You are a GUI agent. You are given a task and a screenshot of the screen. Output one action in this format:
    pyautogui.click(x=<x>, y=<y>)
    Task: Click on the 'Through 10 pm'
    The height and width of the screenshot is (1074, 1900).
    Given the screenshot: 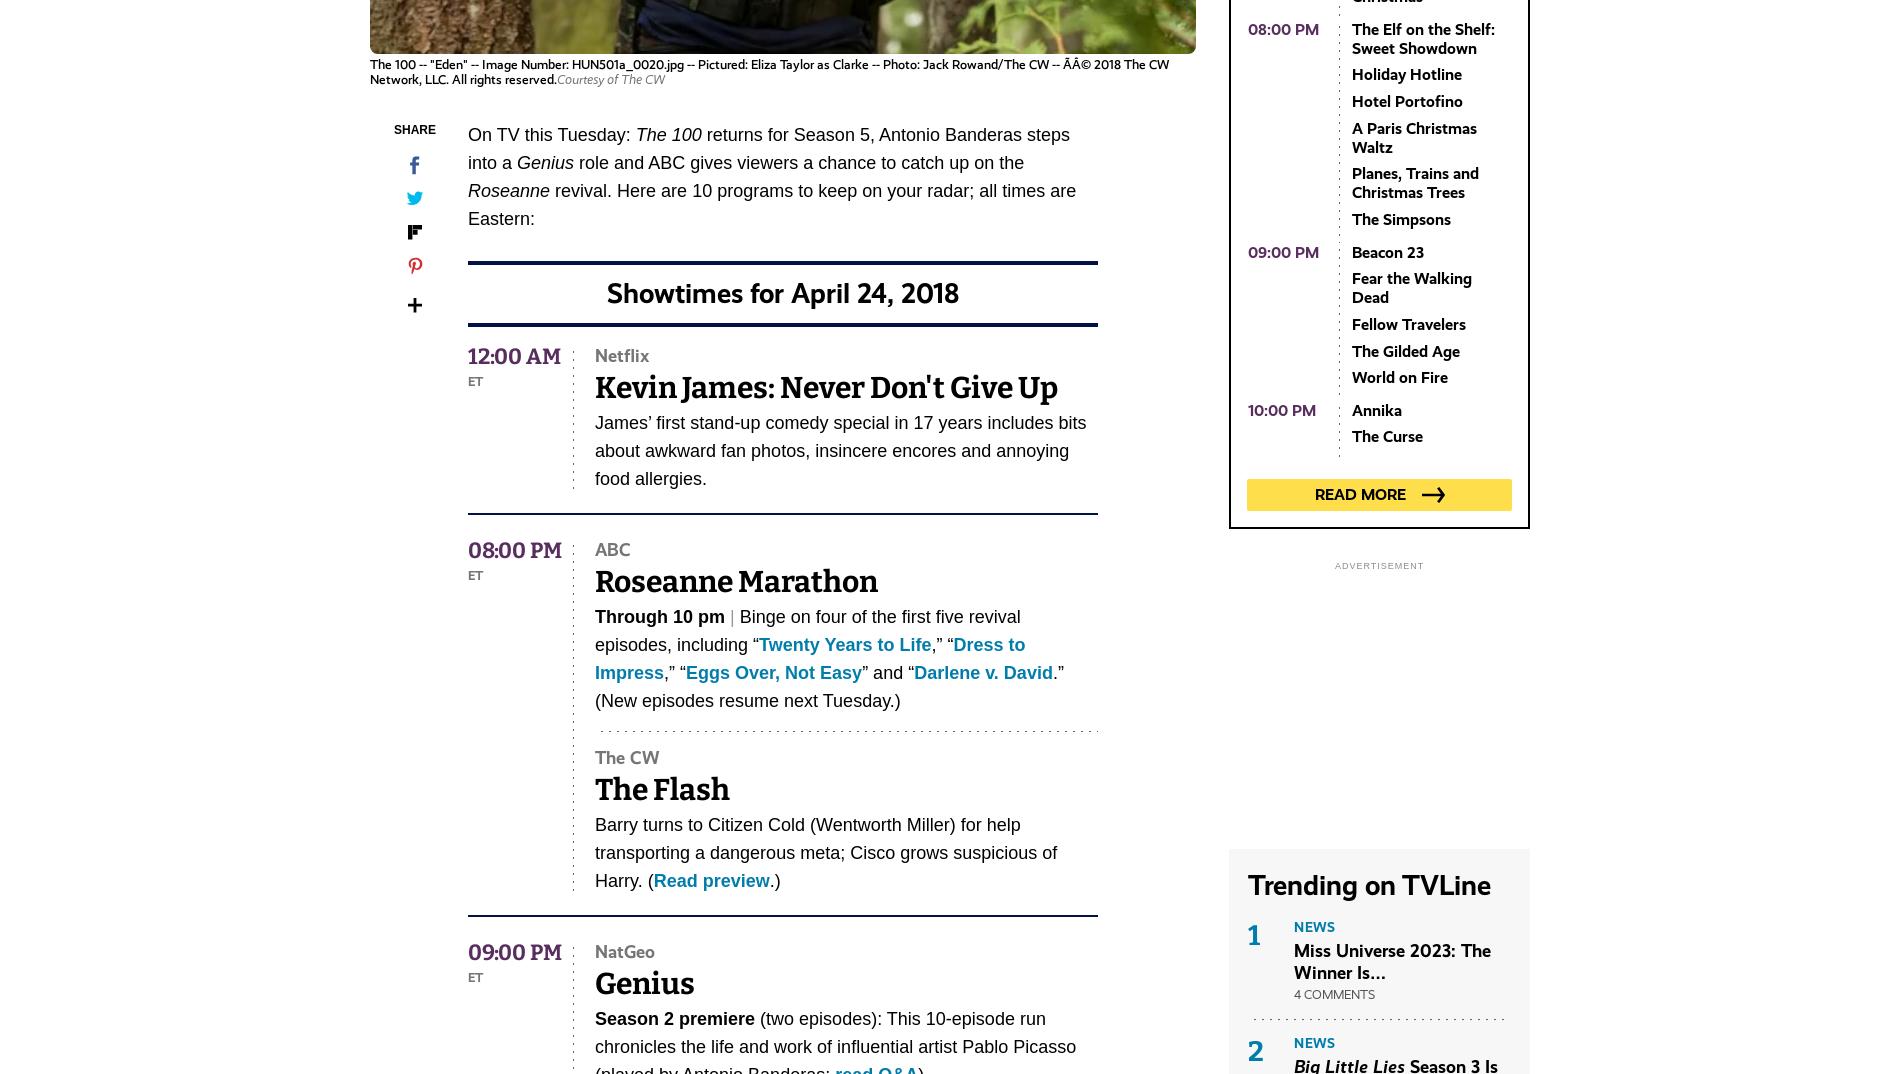 What is the action you would take?
    pyautogui.click(x=660, y=617)
    